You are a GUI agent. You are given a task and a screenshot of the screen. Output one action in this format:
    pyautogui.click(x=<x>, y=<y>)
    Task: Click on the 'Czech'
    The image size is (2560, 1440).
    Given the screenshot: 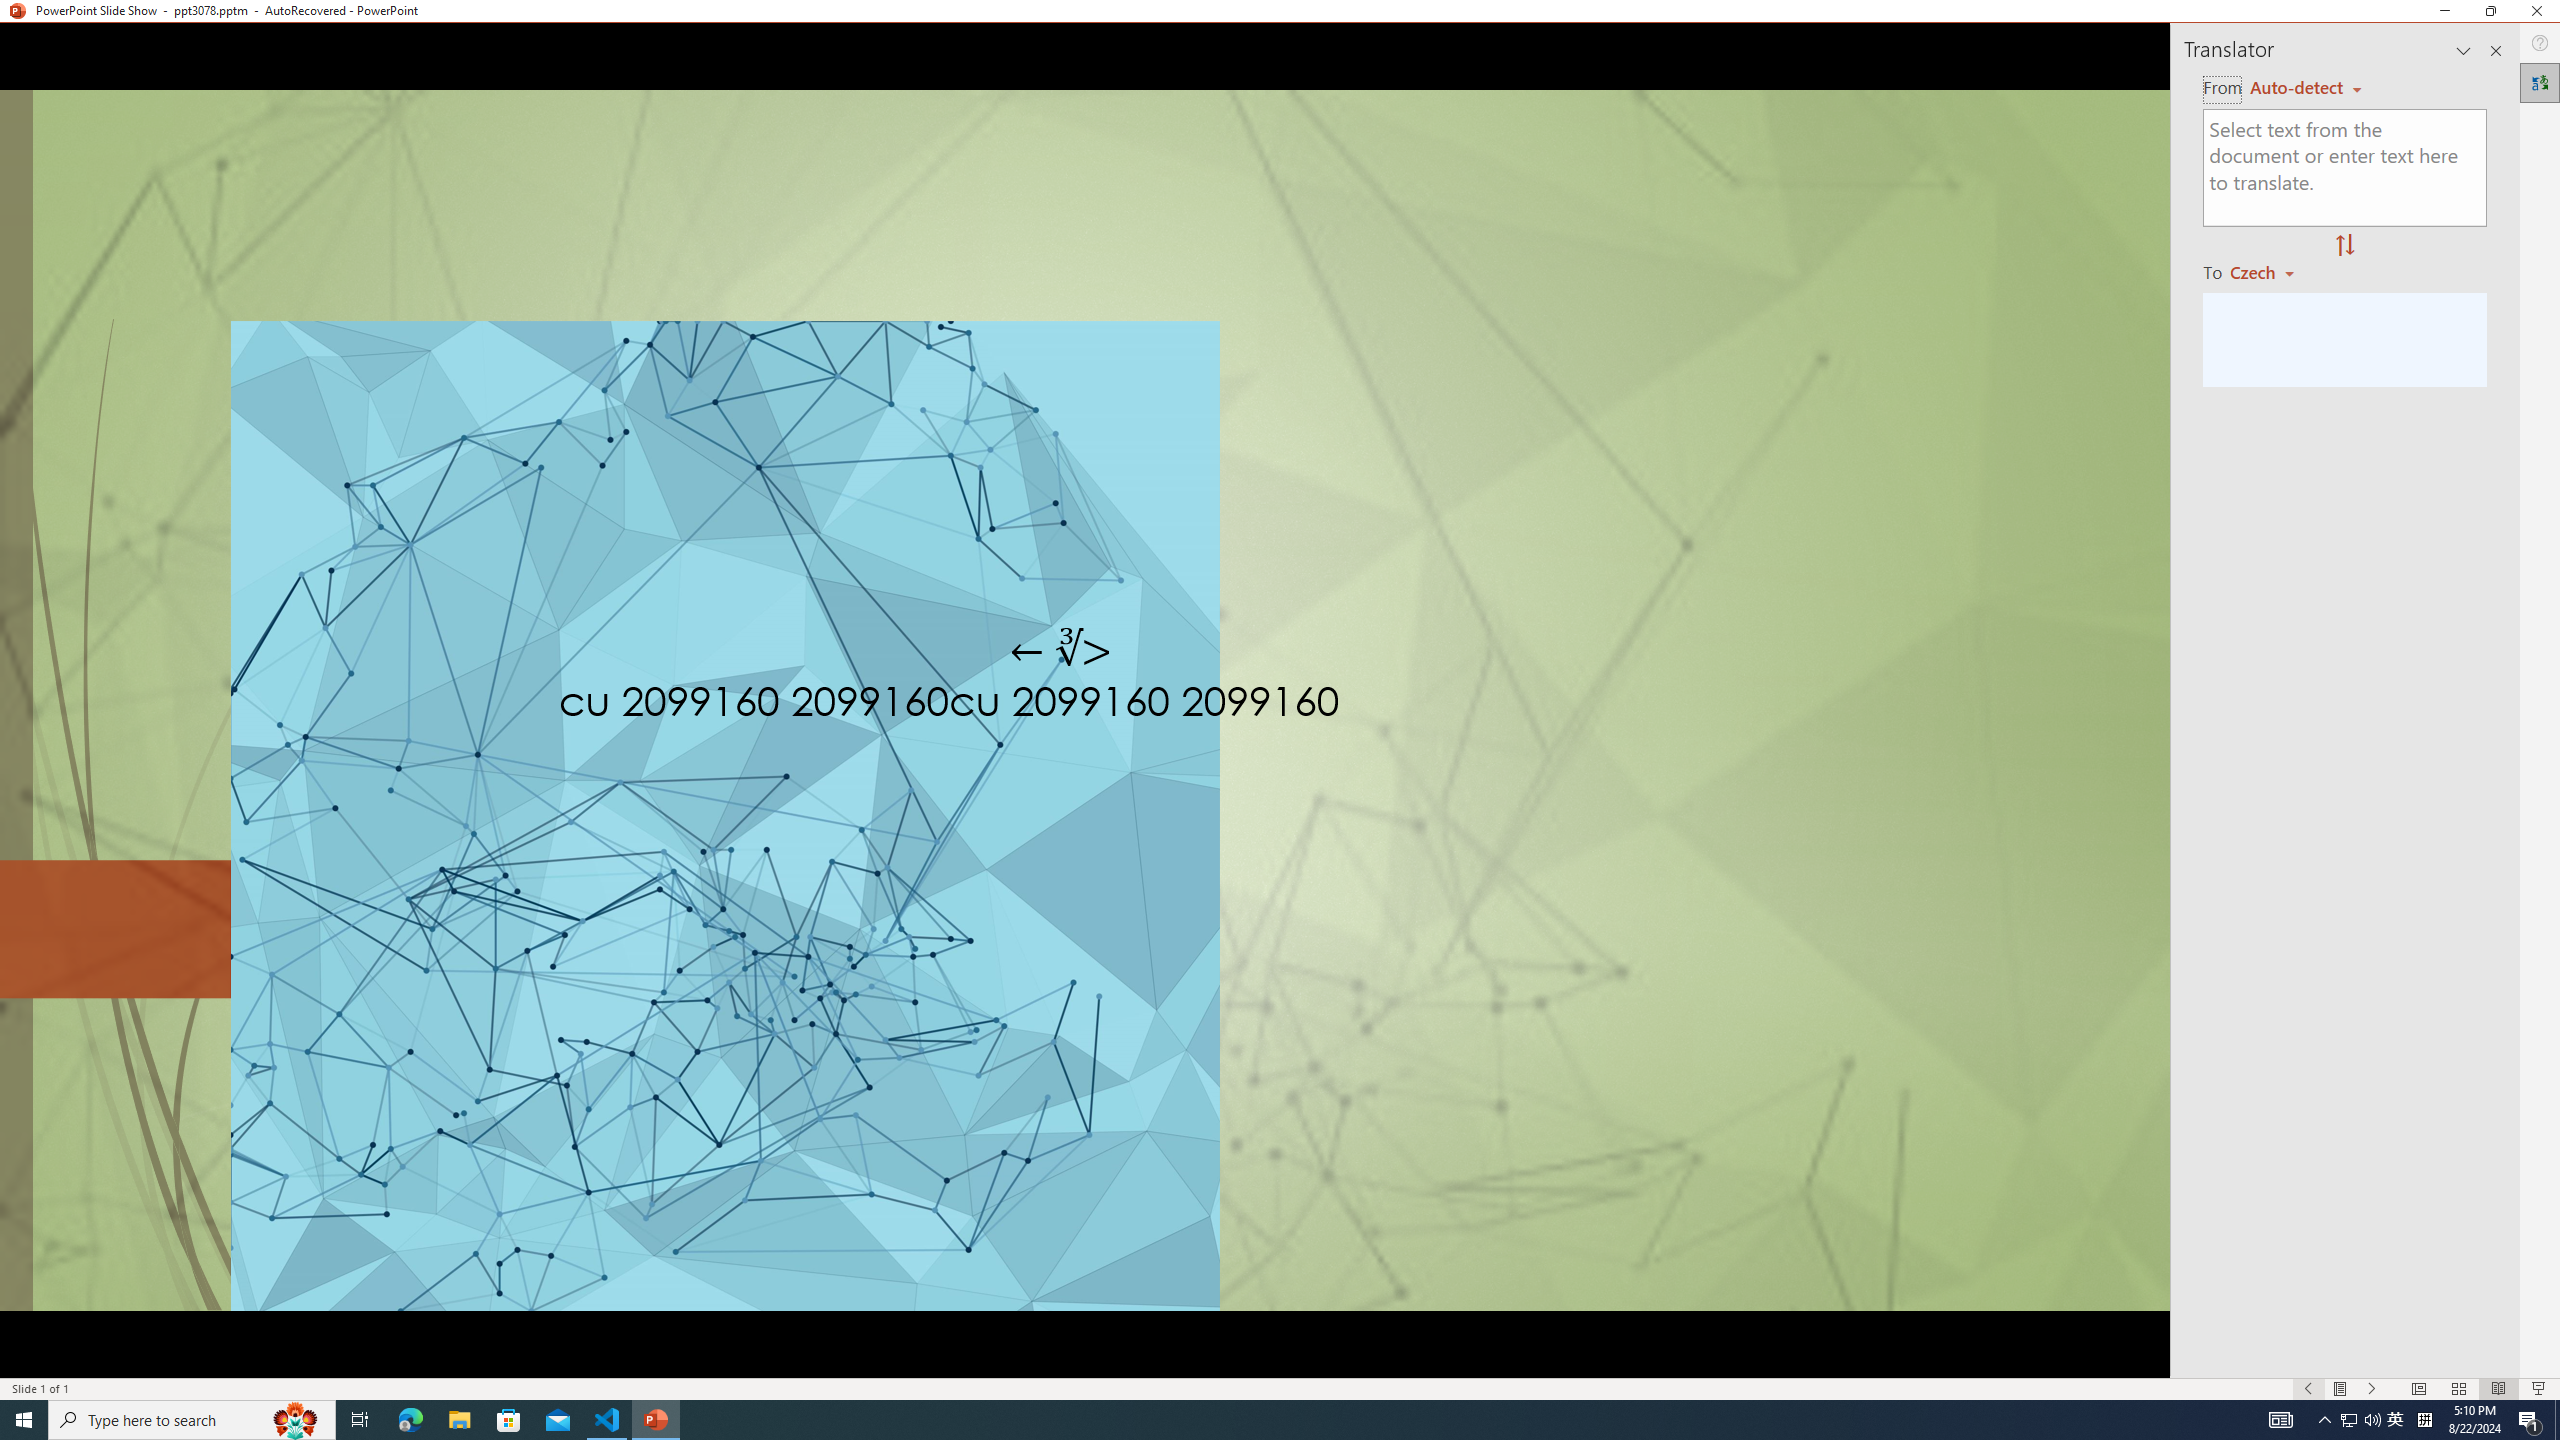 What is the action you would take?
    pyautogui.click(x=2270, y=271)
    